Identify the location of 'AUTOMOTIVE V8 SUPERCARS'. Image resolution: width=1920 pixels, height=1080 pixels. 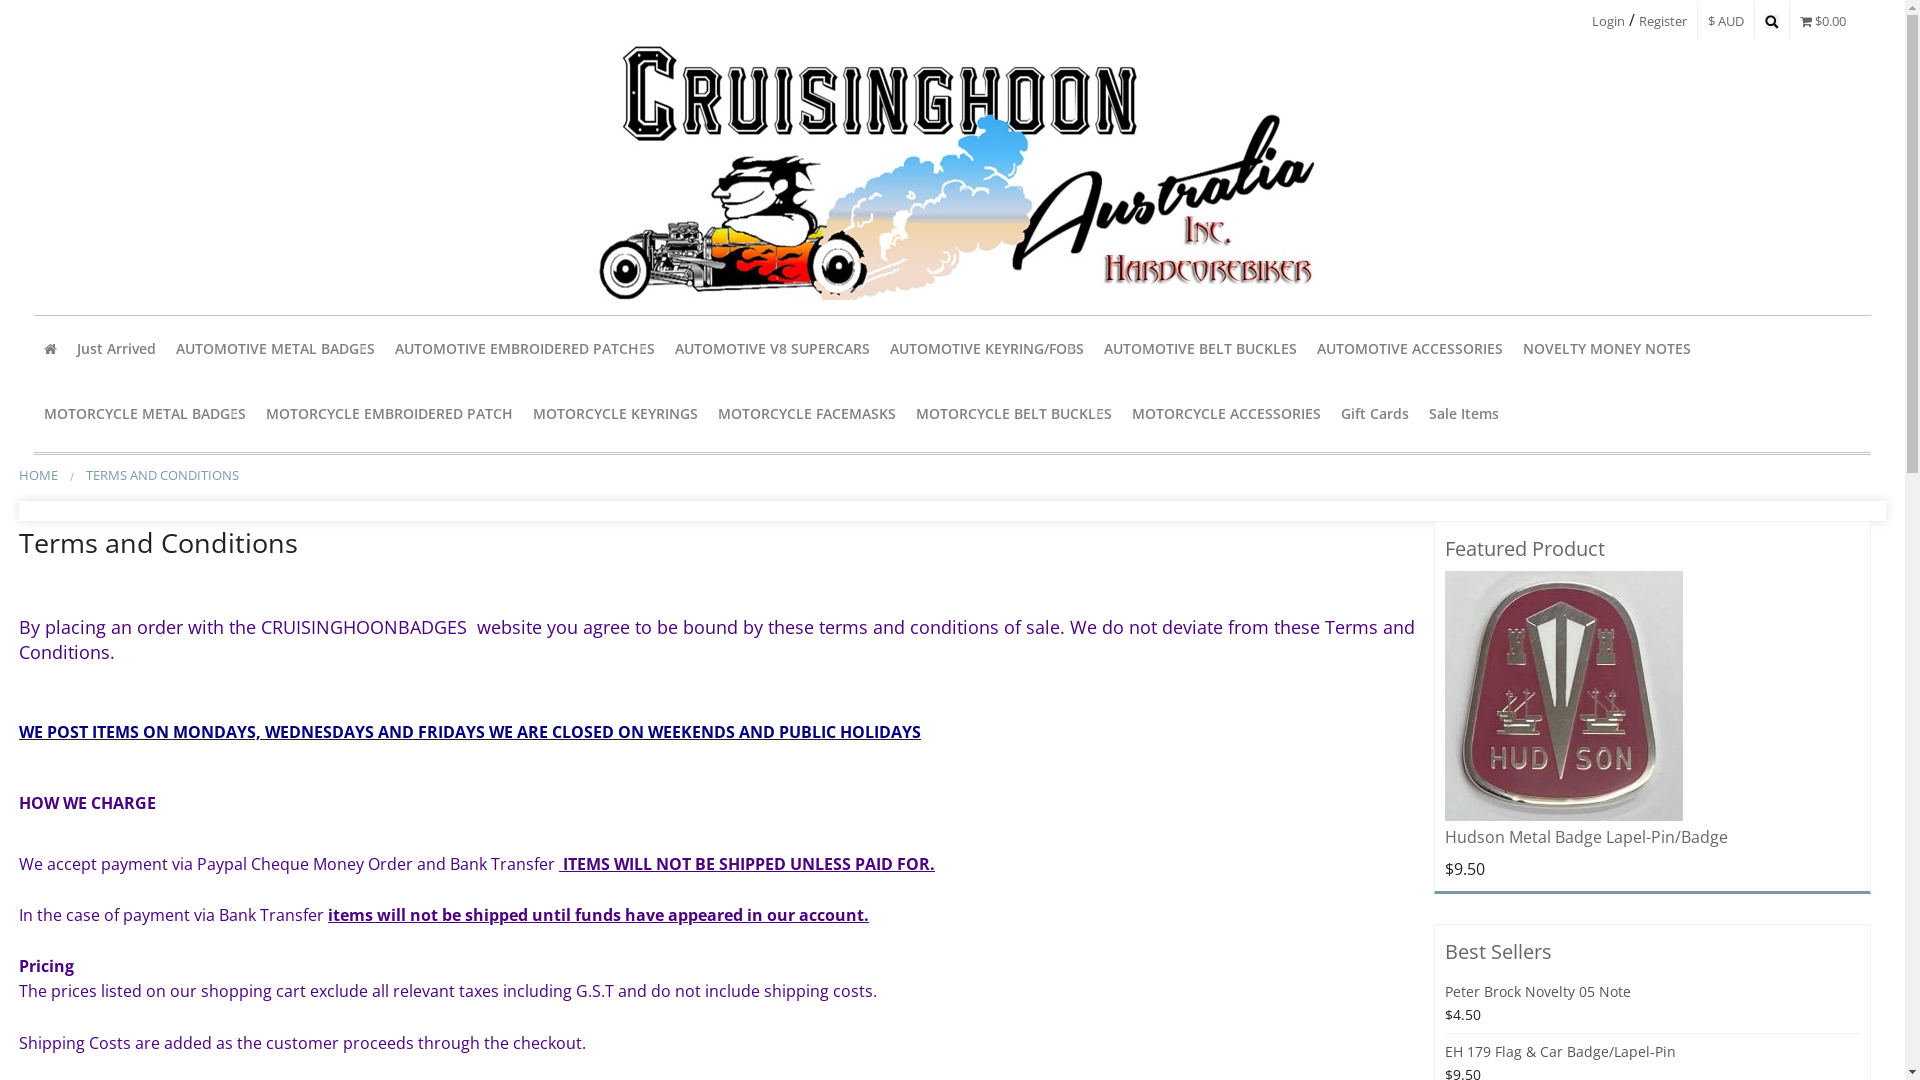
(771, 347).